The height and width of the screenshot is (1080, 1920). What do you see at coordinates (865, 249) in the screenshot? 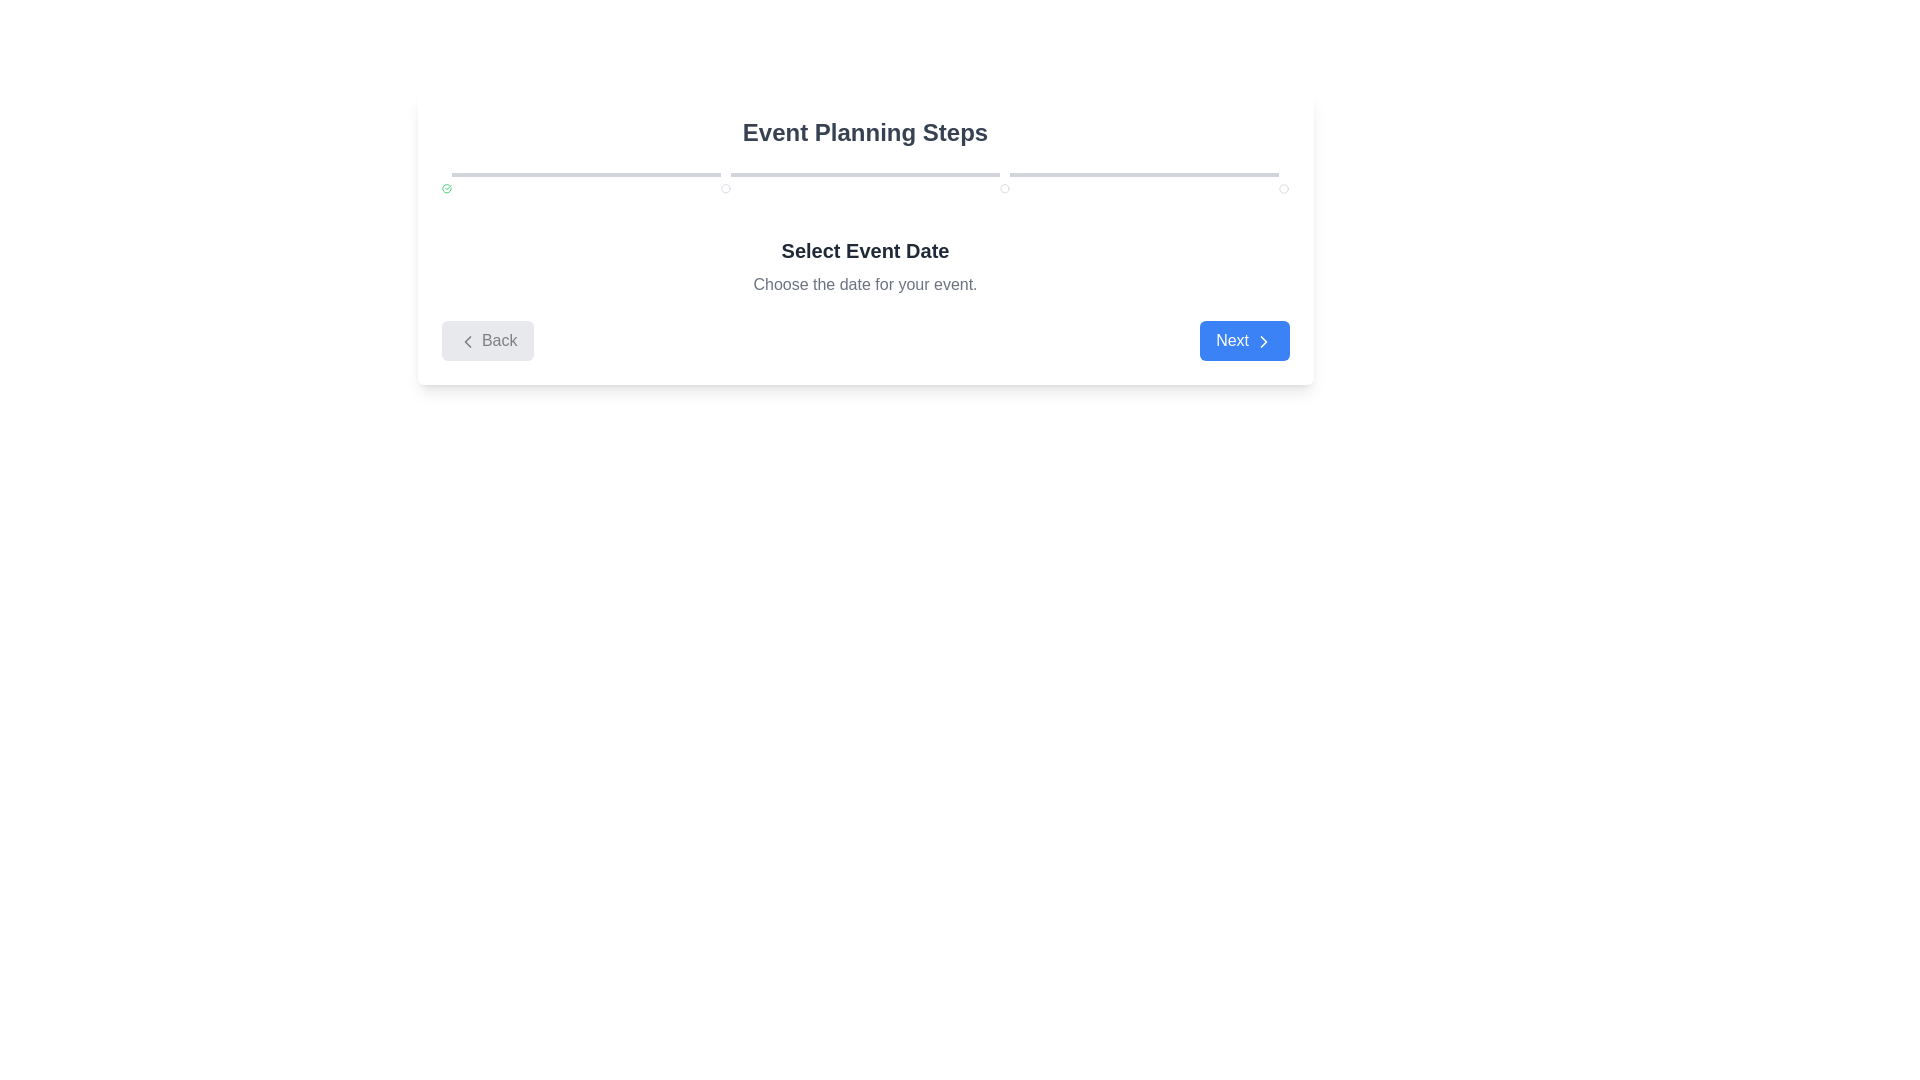
I see `the static text label that displays 'Select Event Date' in bold, extra-large dark gray font, prominently positioned above the descriptive text` at bounding box center [865, 249].